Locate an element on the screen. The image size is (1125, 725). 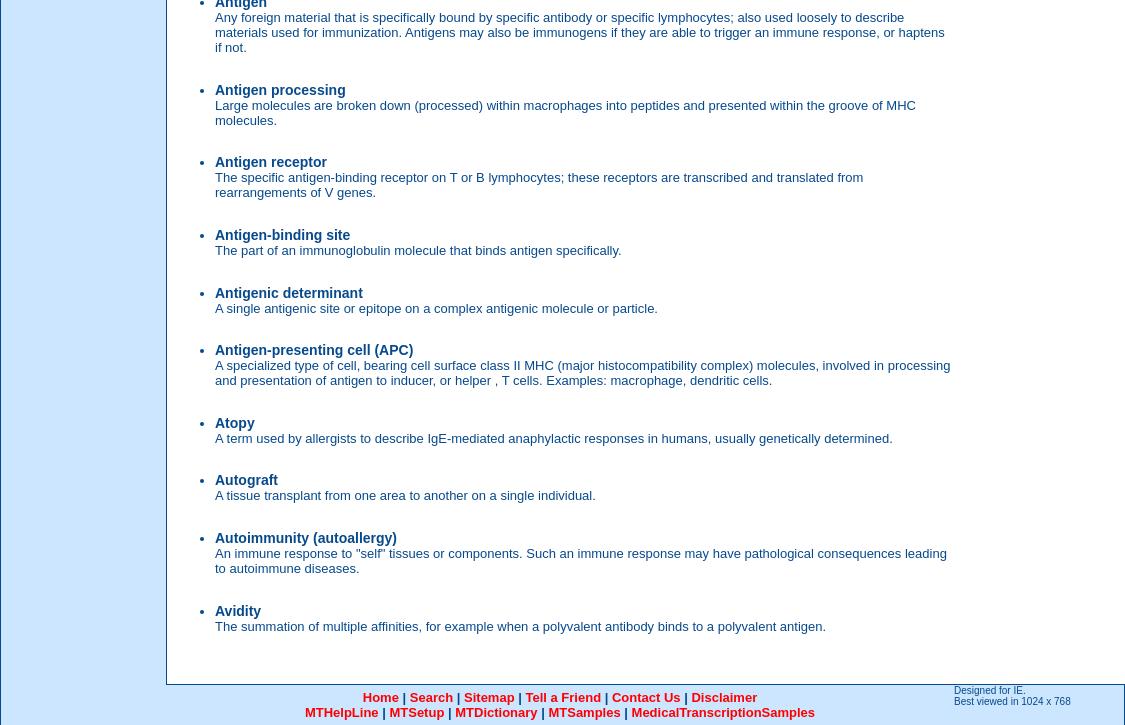
'A term used by allergists to describe IgE-mediated anaphylactic responses in humans, usually genetically determined.' is located at coordinates (552, 436).